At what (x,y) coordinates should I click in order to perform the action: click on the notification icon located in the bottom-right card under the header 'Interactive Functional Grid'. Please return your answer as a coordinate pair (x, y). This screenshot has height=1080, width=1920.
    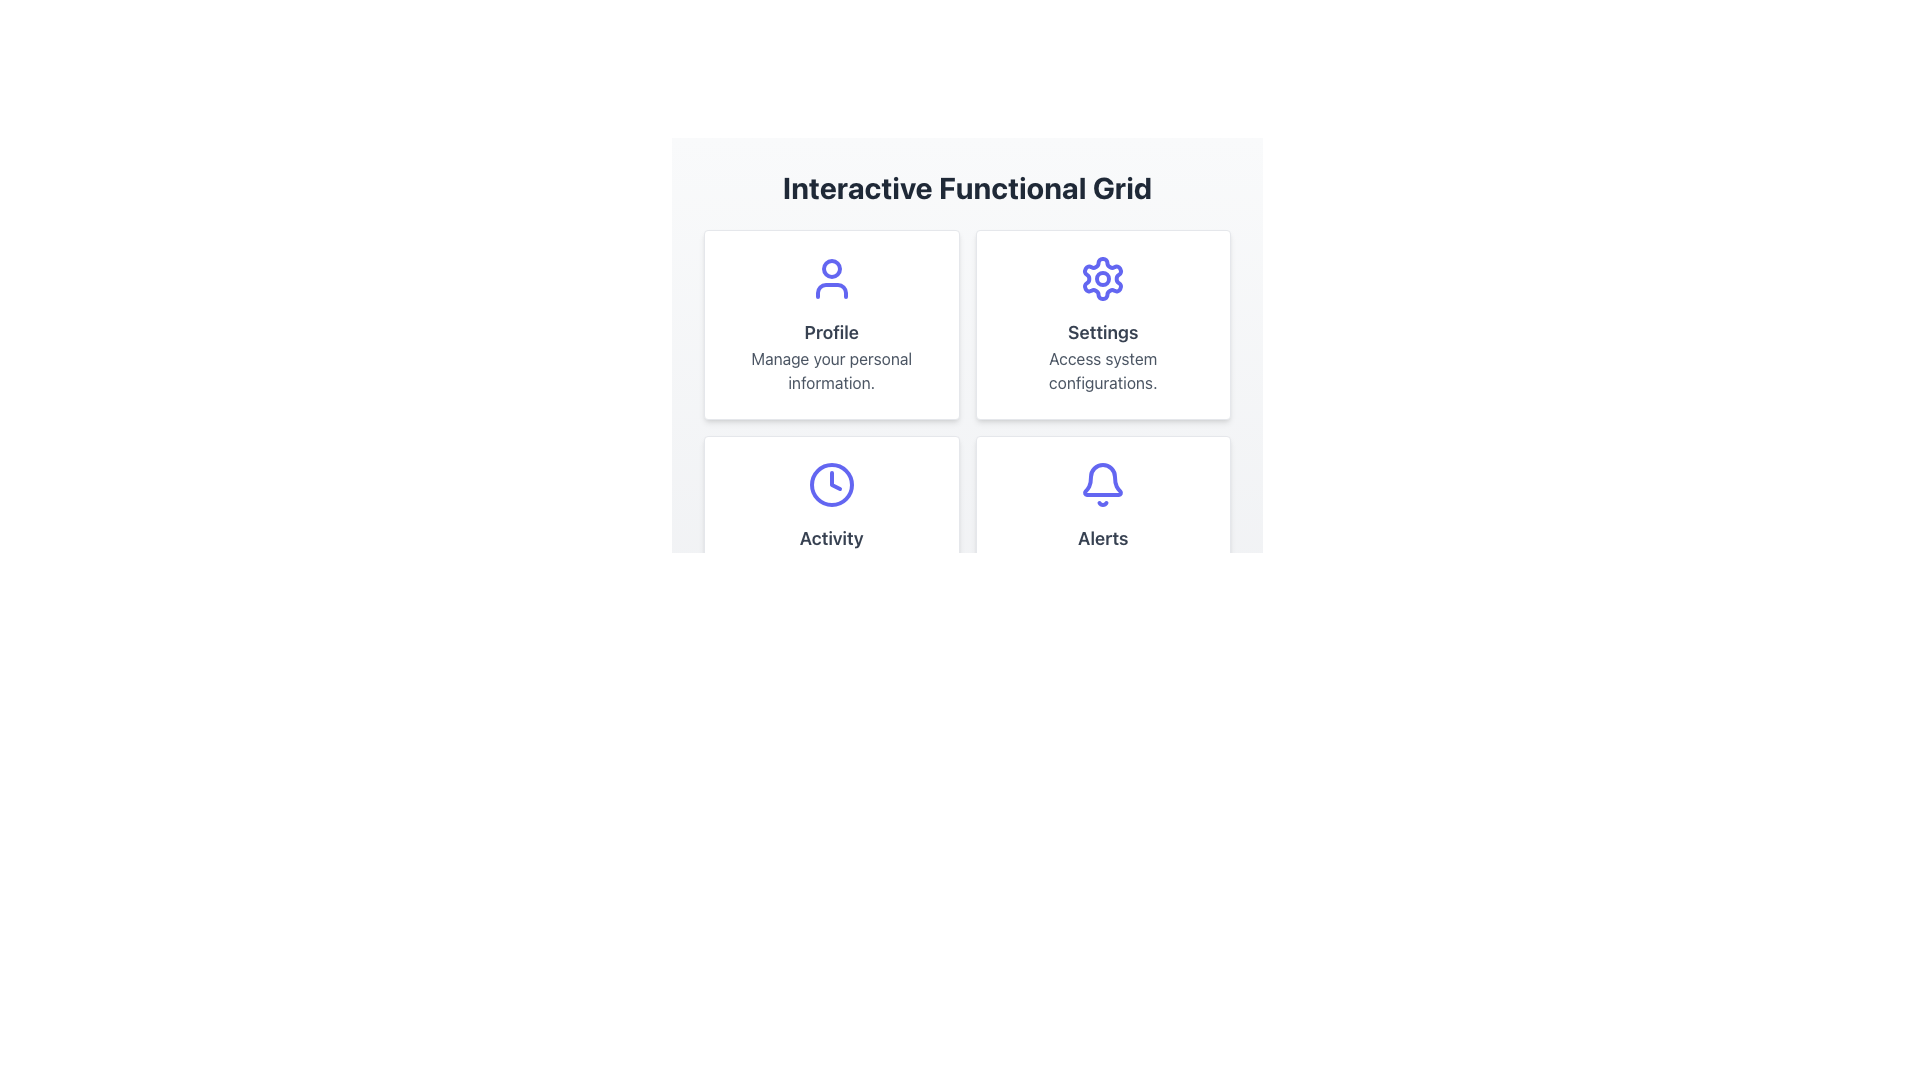
    Looking at the image, I should click on (1102, 479).